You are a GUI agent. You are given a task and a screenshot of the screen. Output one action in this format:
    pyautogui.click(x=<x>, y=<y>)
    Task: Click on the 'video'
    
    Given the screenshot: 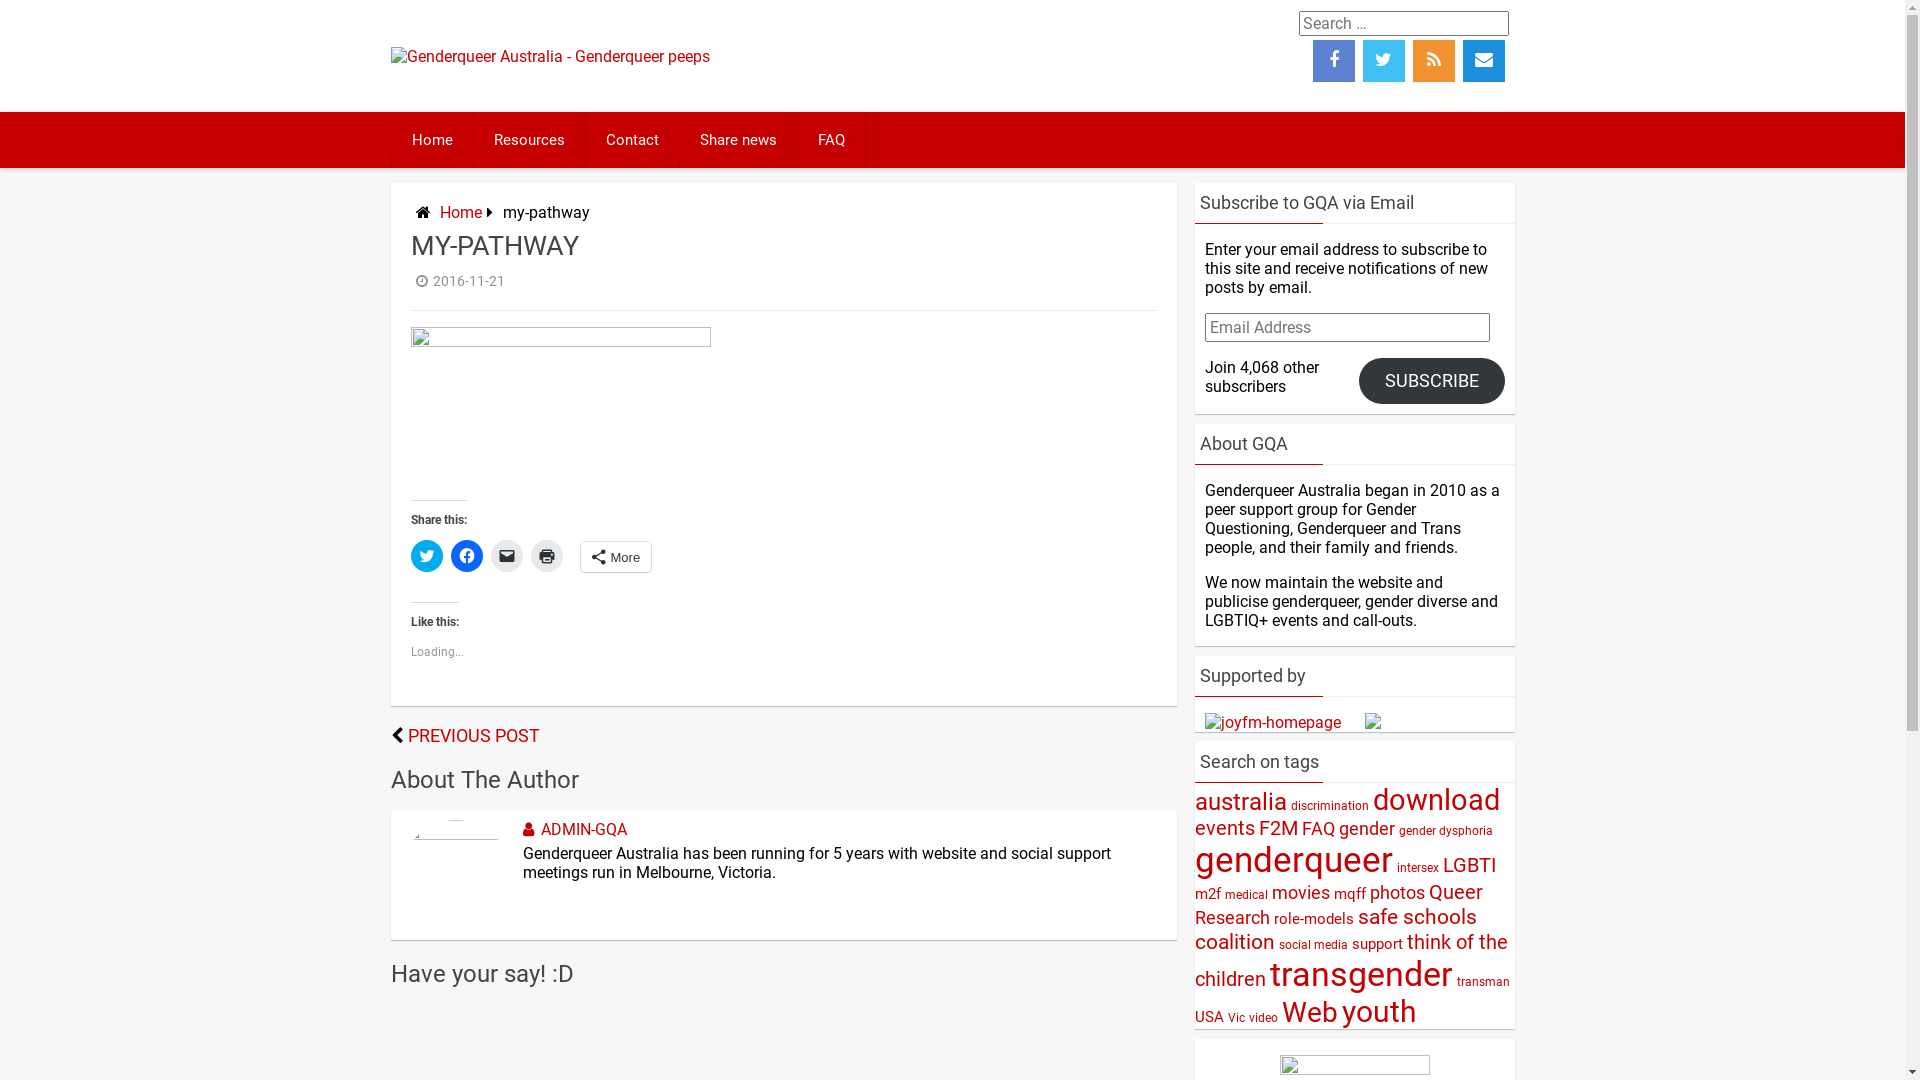 What is the action you would take?
    pyautogui.click(x=1261, y=1018)
    